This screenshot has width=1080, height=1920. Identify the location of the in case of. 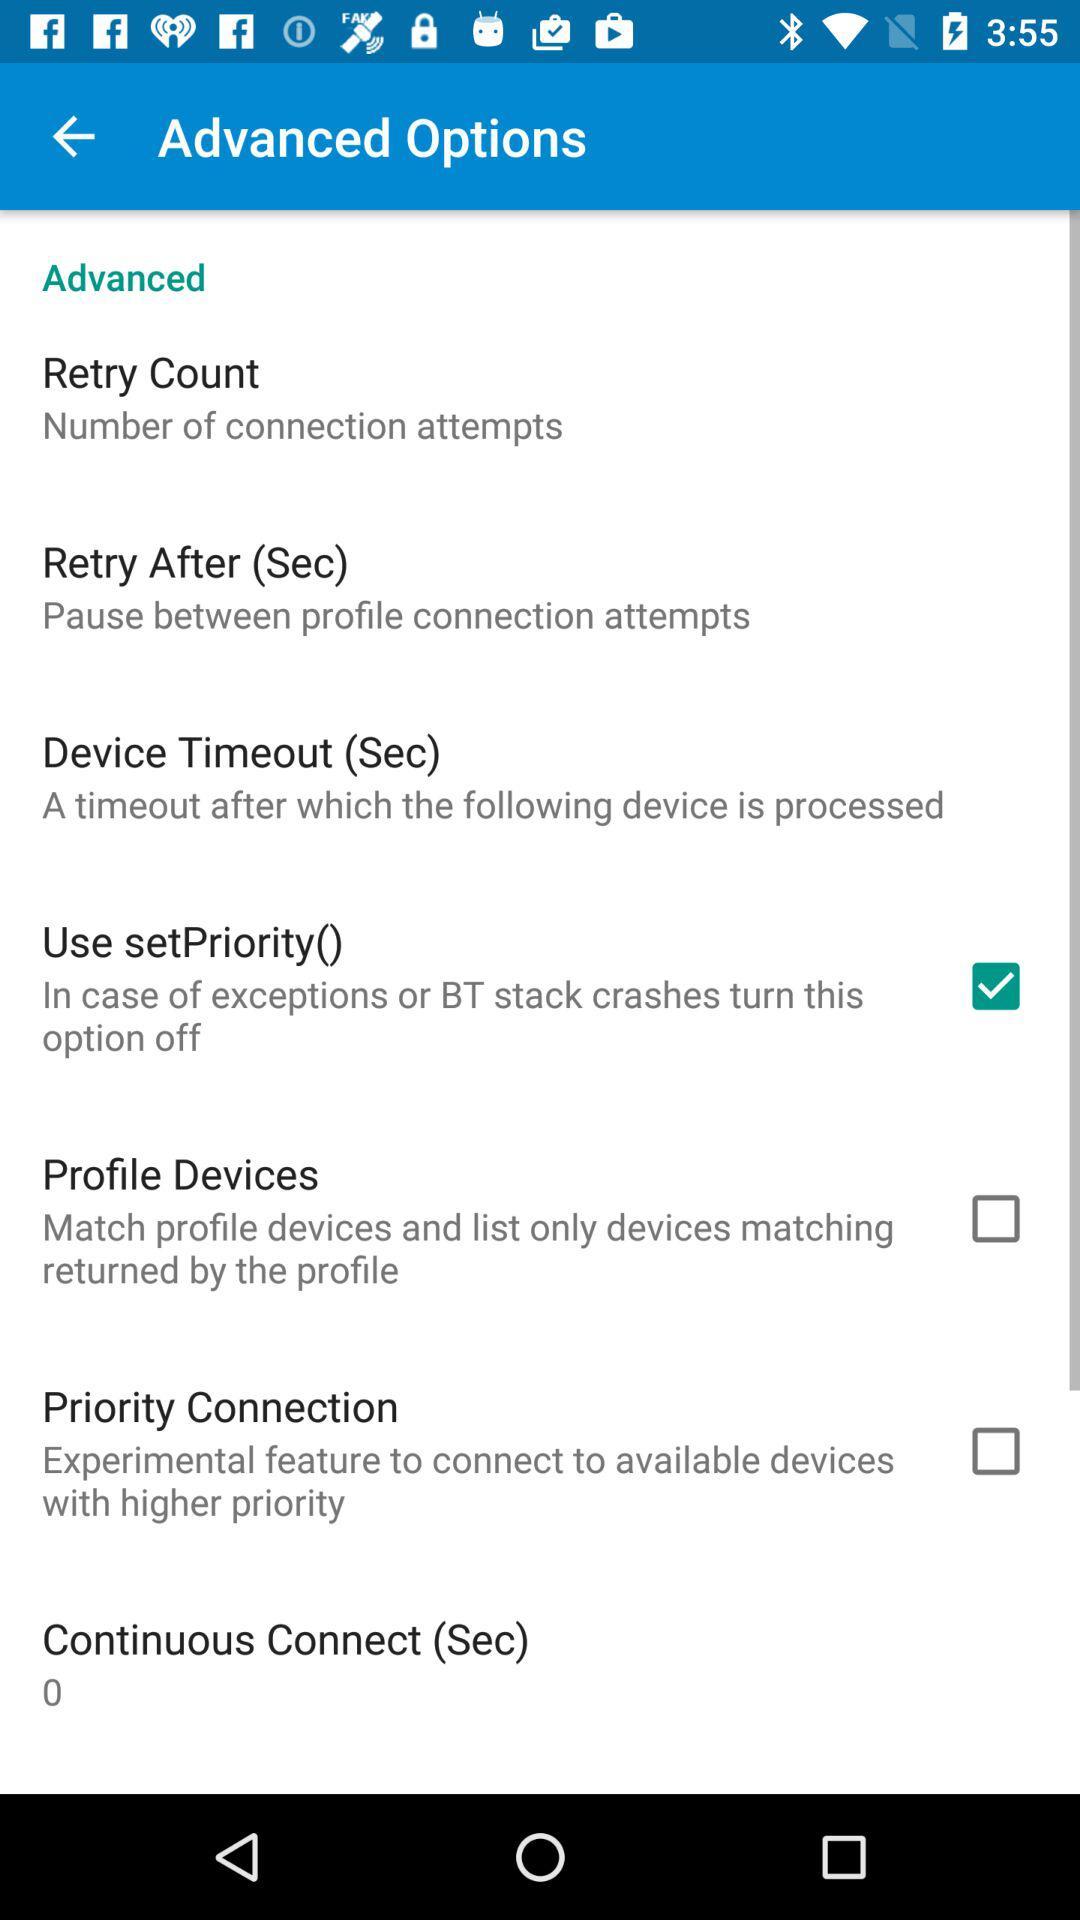
(477, 1015).